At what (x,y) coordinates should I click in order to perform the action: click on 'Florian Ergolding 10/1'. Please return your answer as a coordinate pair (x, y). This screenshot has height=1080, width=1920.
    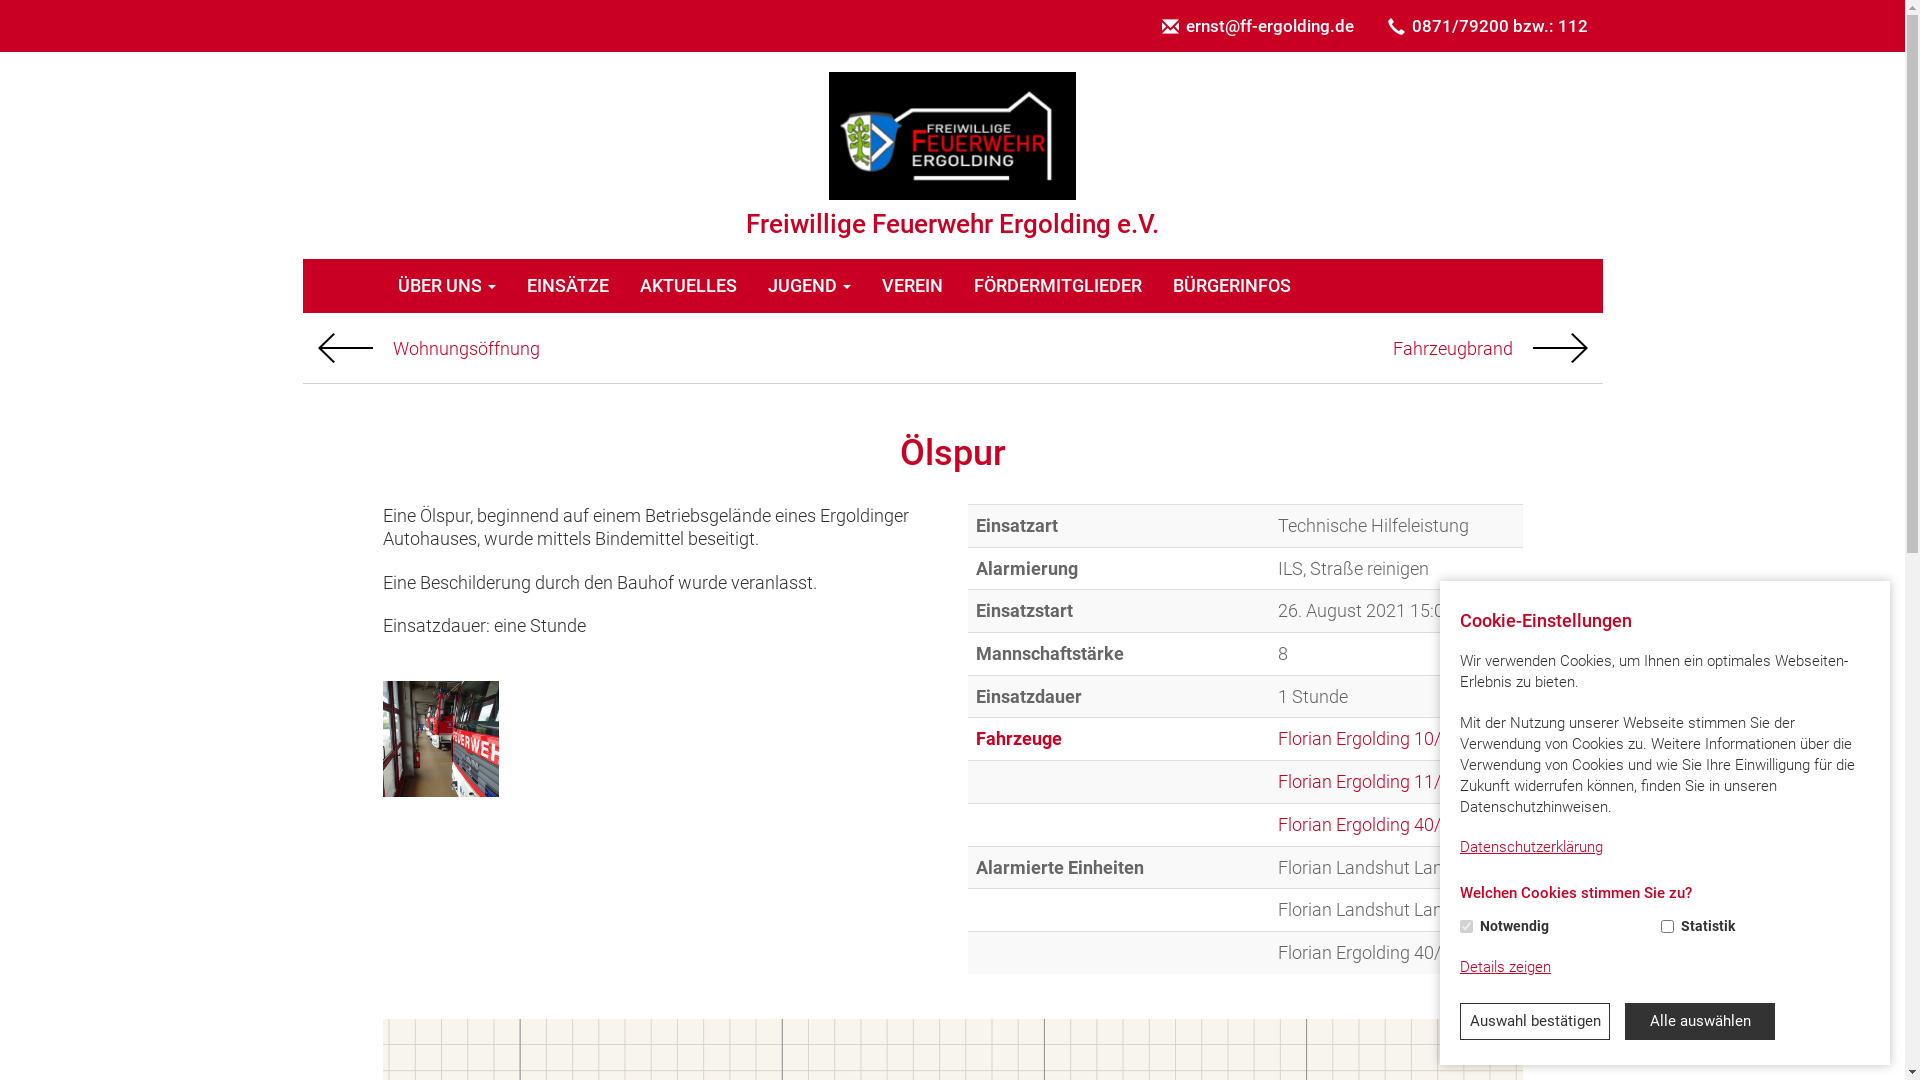
    Looking at the image, I should click on (1363, 738).